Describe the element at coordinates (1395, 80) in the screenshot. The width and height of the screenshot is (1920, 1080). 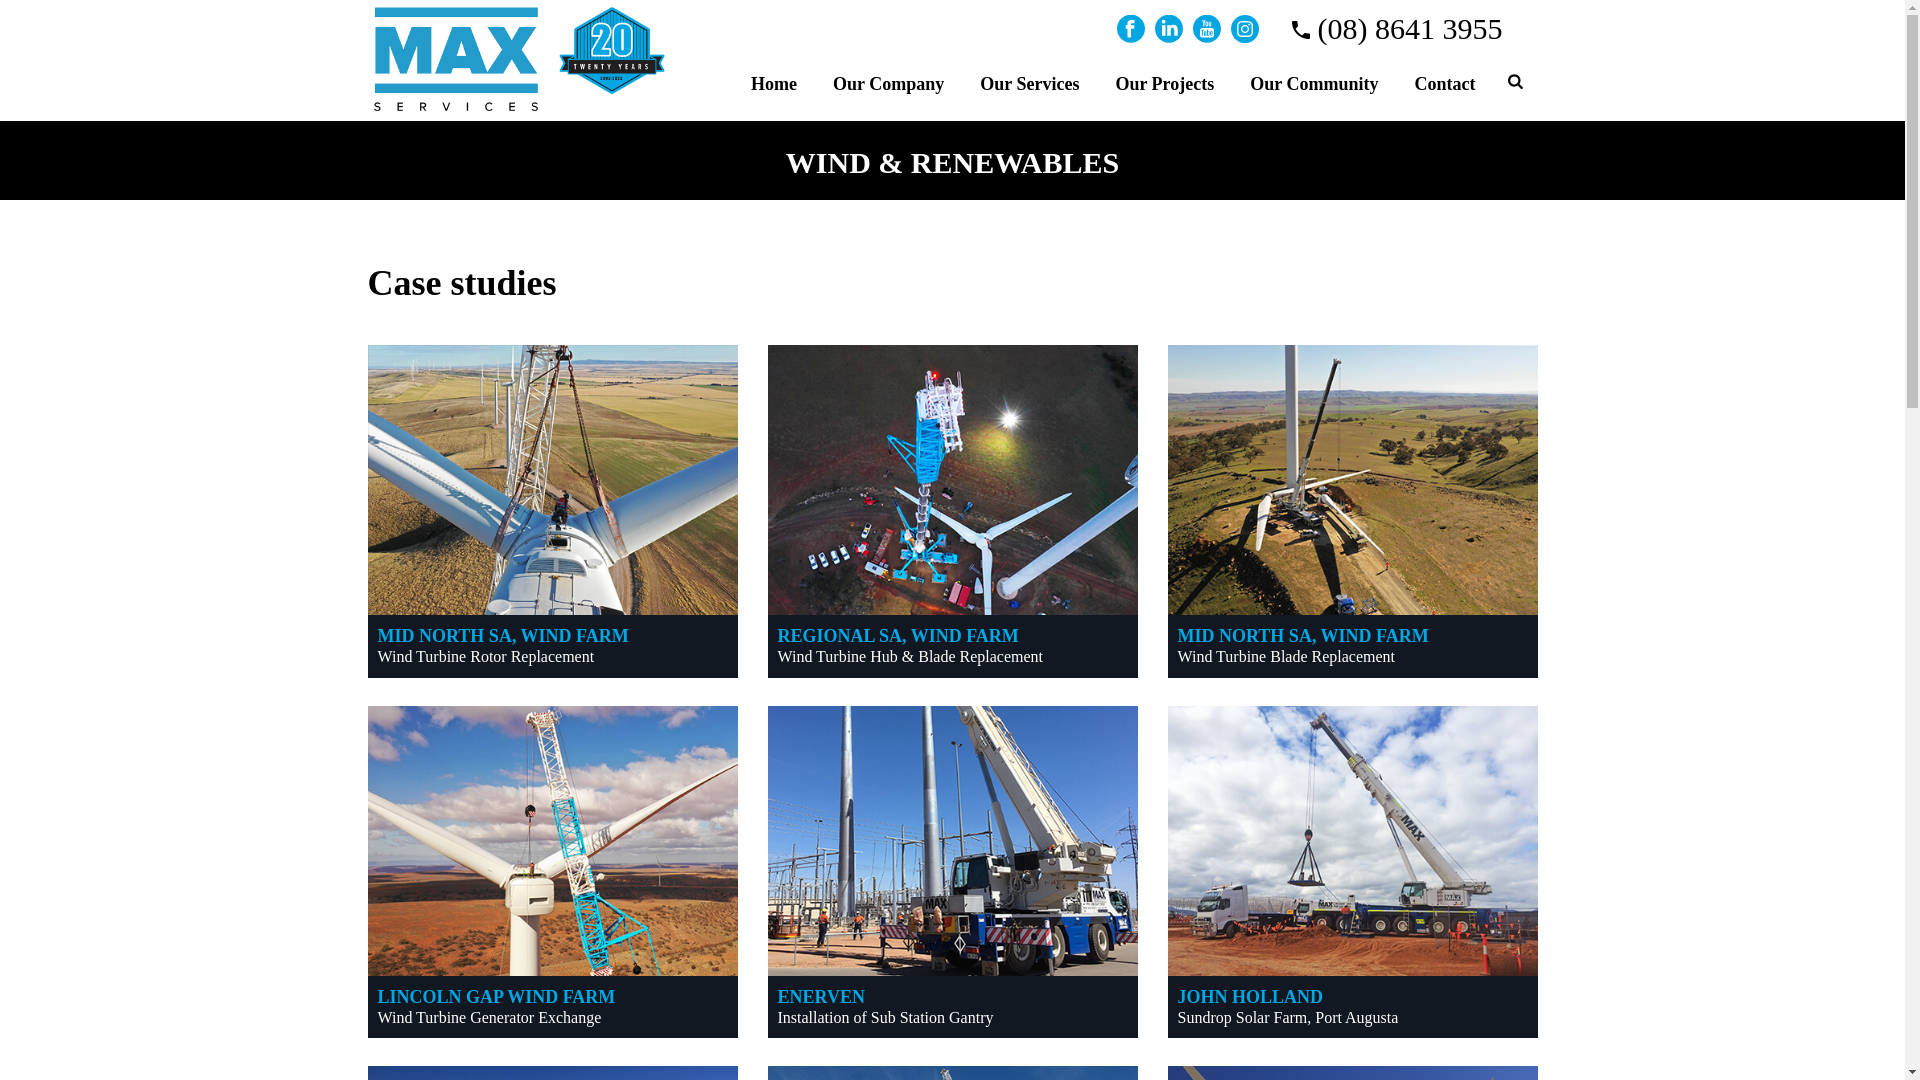
I see `'Contact'` at that location.